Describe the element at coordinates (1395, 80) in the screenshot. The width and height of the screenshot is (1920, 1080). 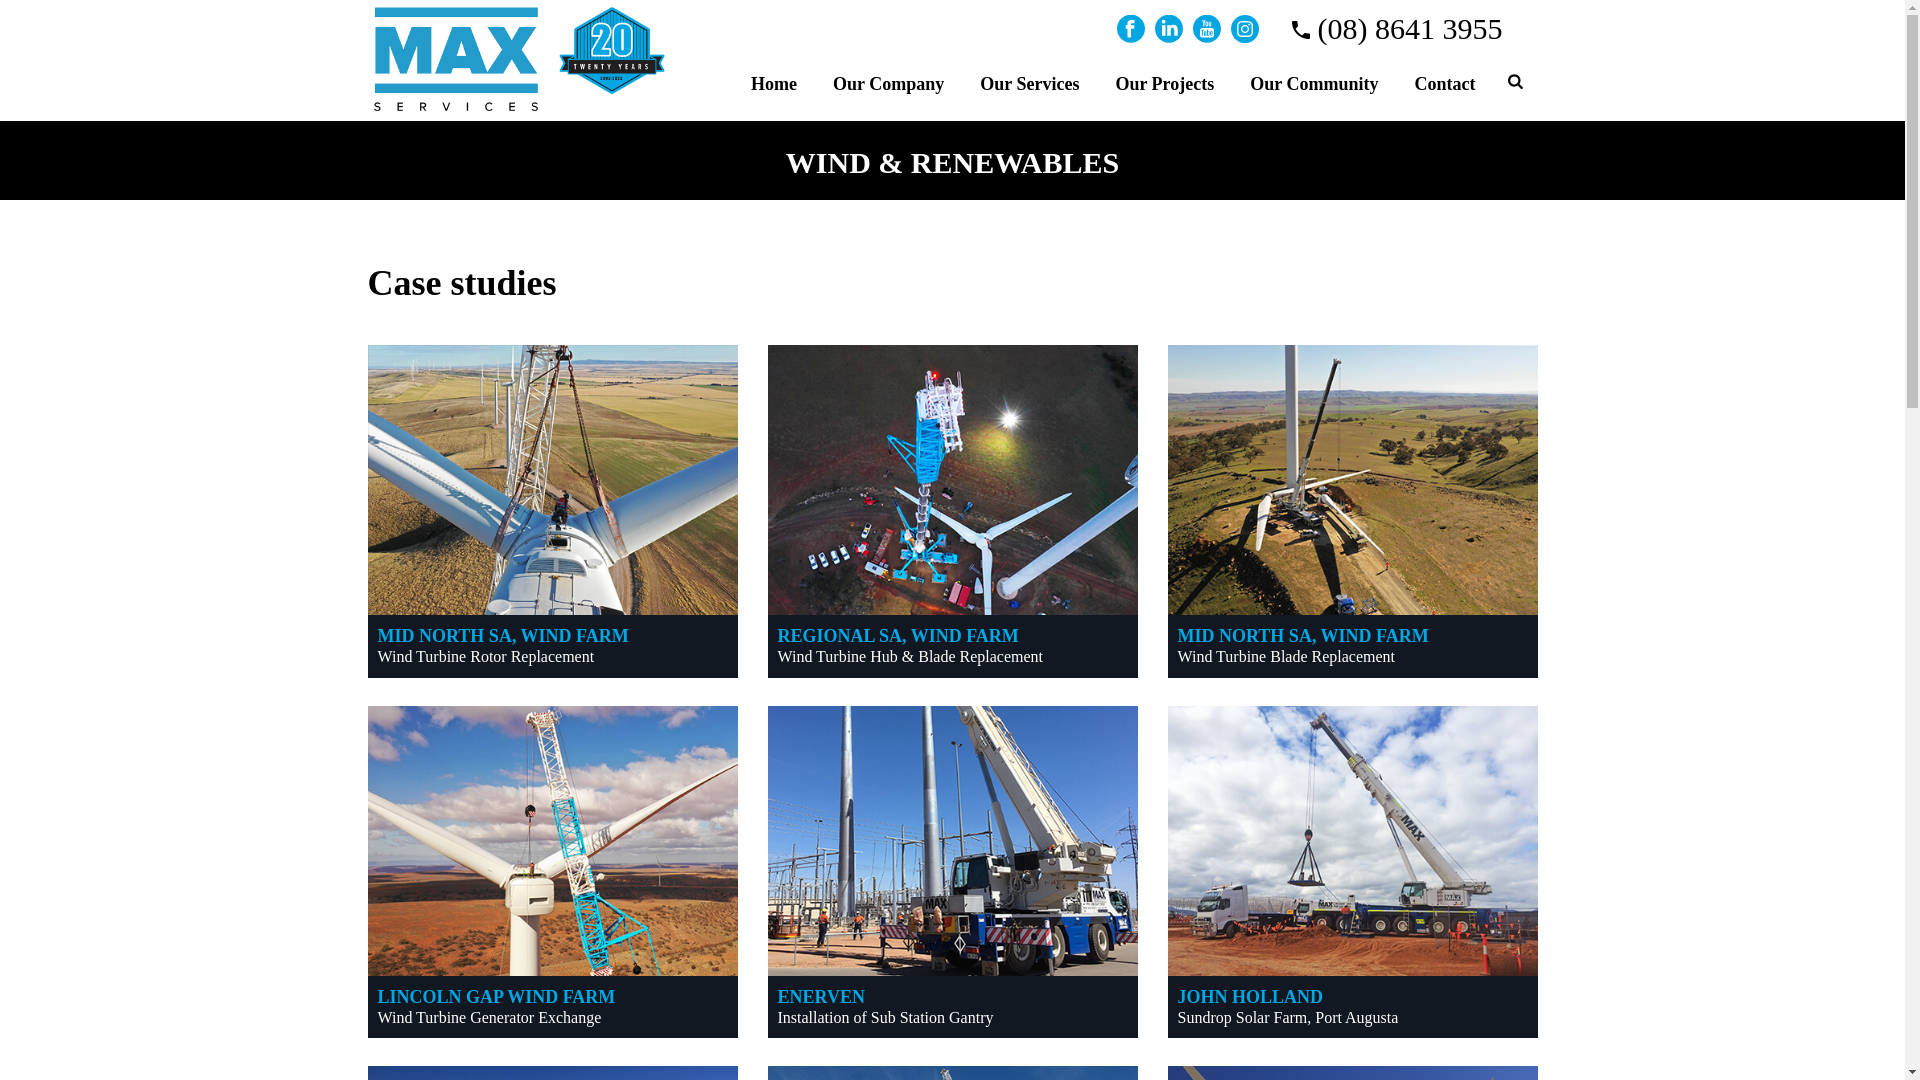
I see `'Contact'` at that location.